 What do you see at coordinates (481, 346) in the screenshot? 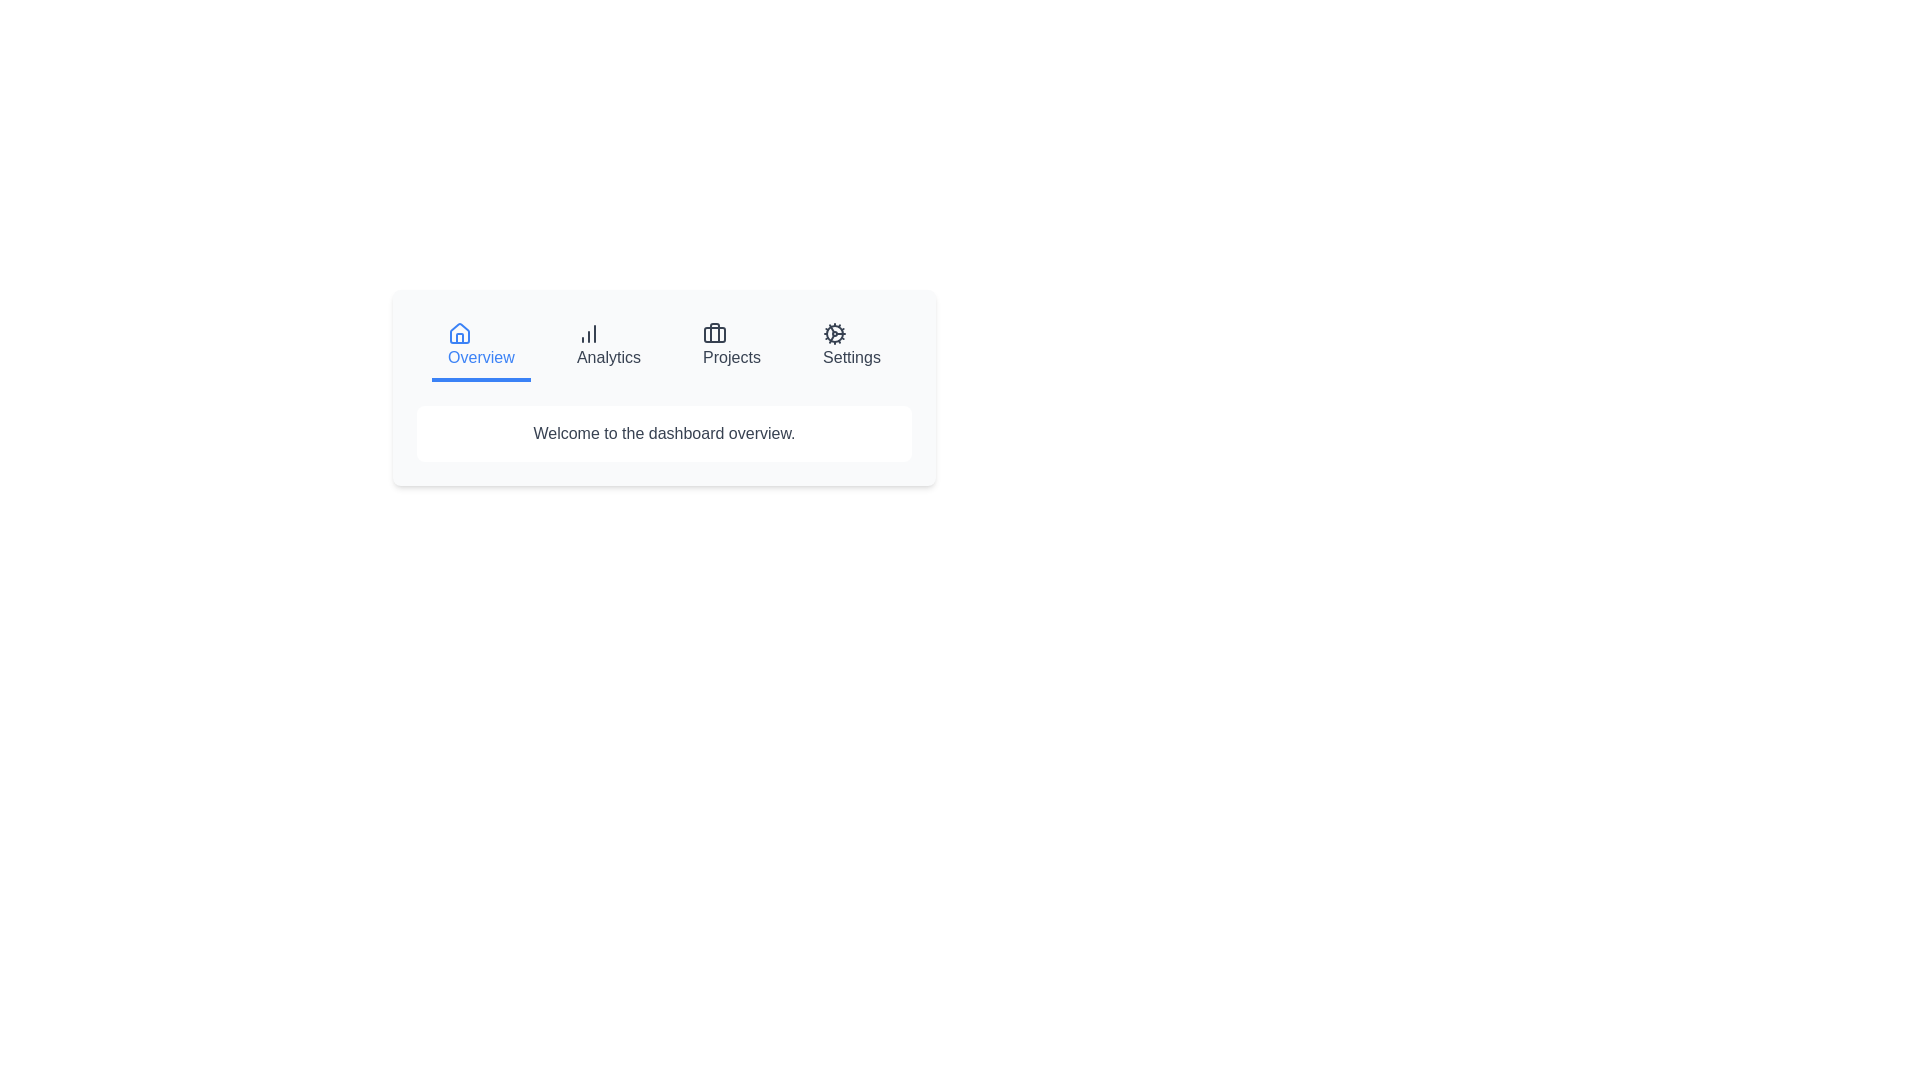
I see `the tab labeled Overview to reveal tooltip information` at bounding box center [481, 346].